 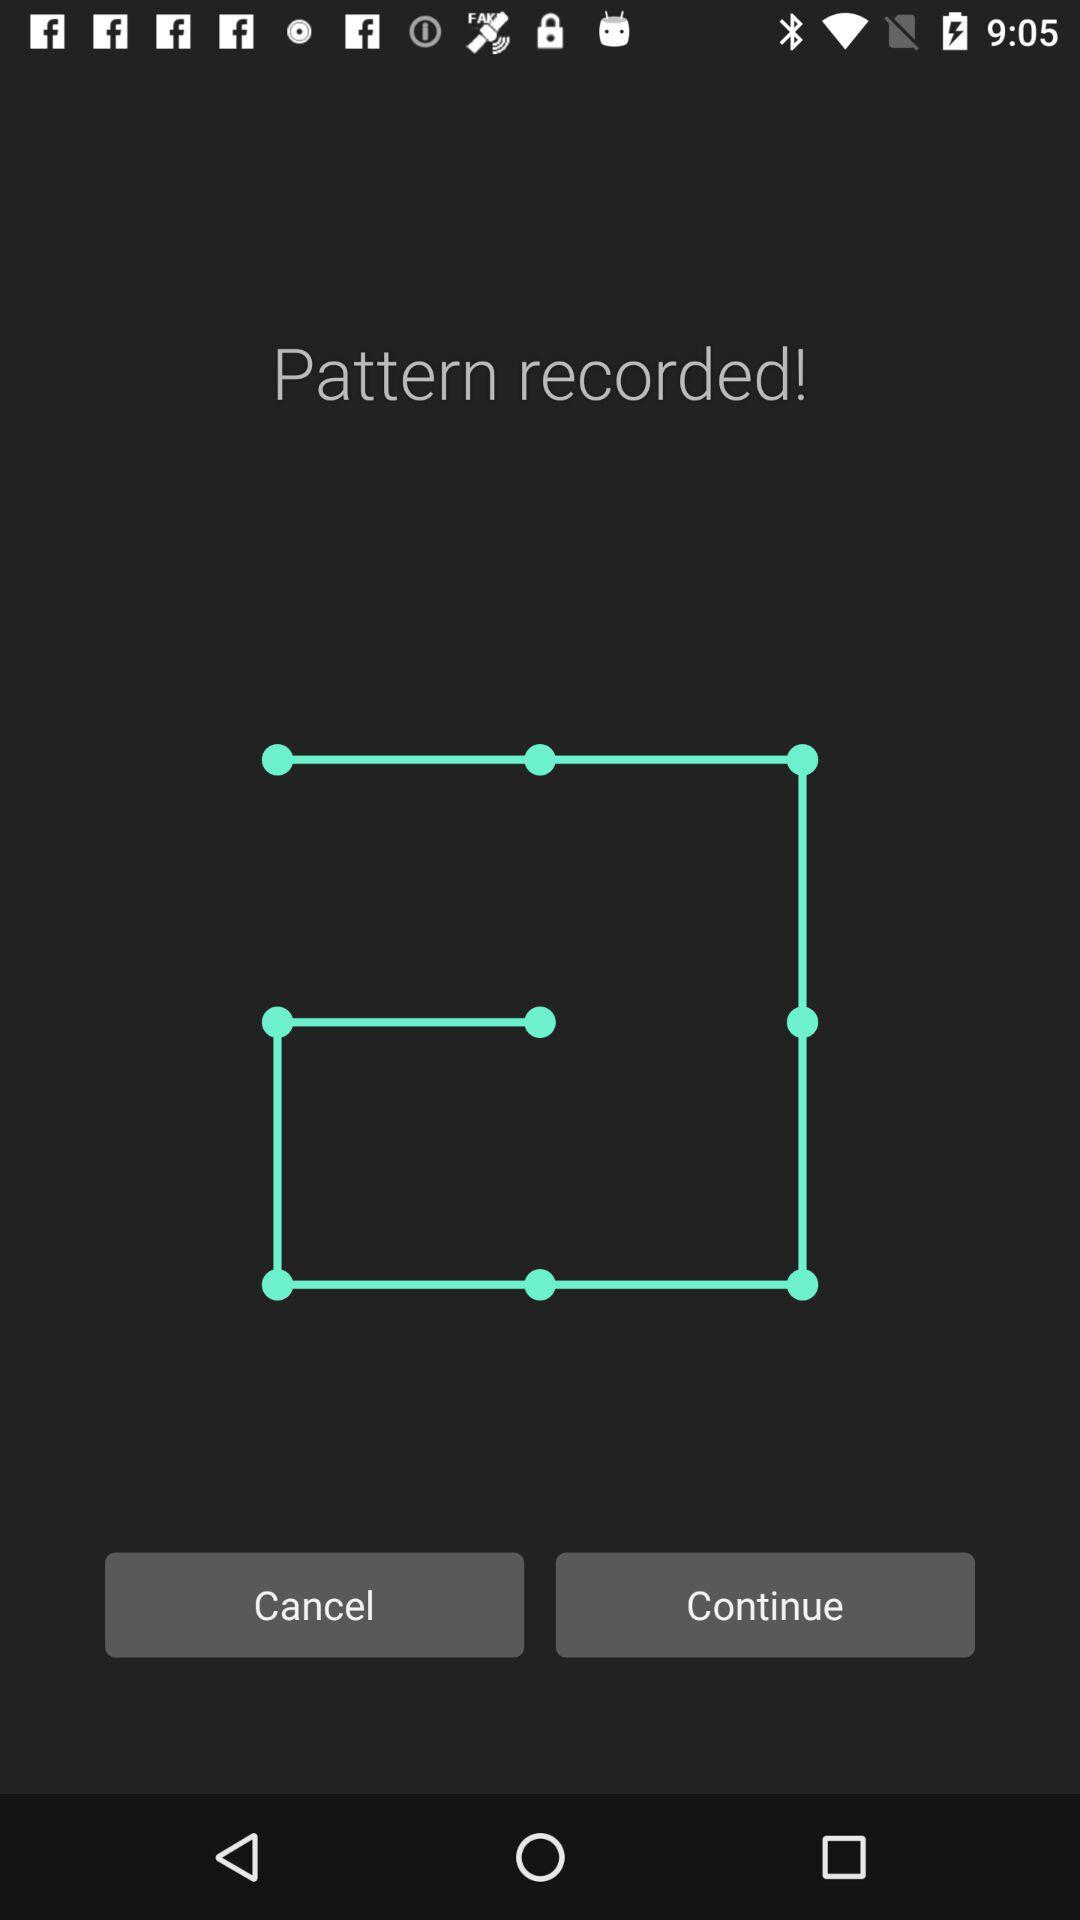 I want to click on item at the bottom left corner, so click(x=314, y=1604).